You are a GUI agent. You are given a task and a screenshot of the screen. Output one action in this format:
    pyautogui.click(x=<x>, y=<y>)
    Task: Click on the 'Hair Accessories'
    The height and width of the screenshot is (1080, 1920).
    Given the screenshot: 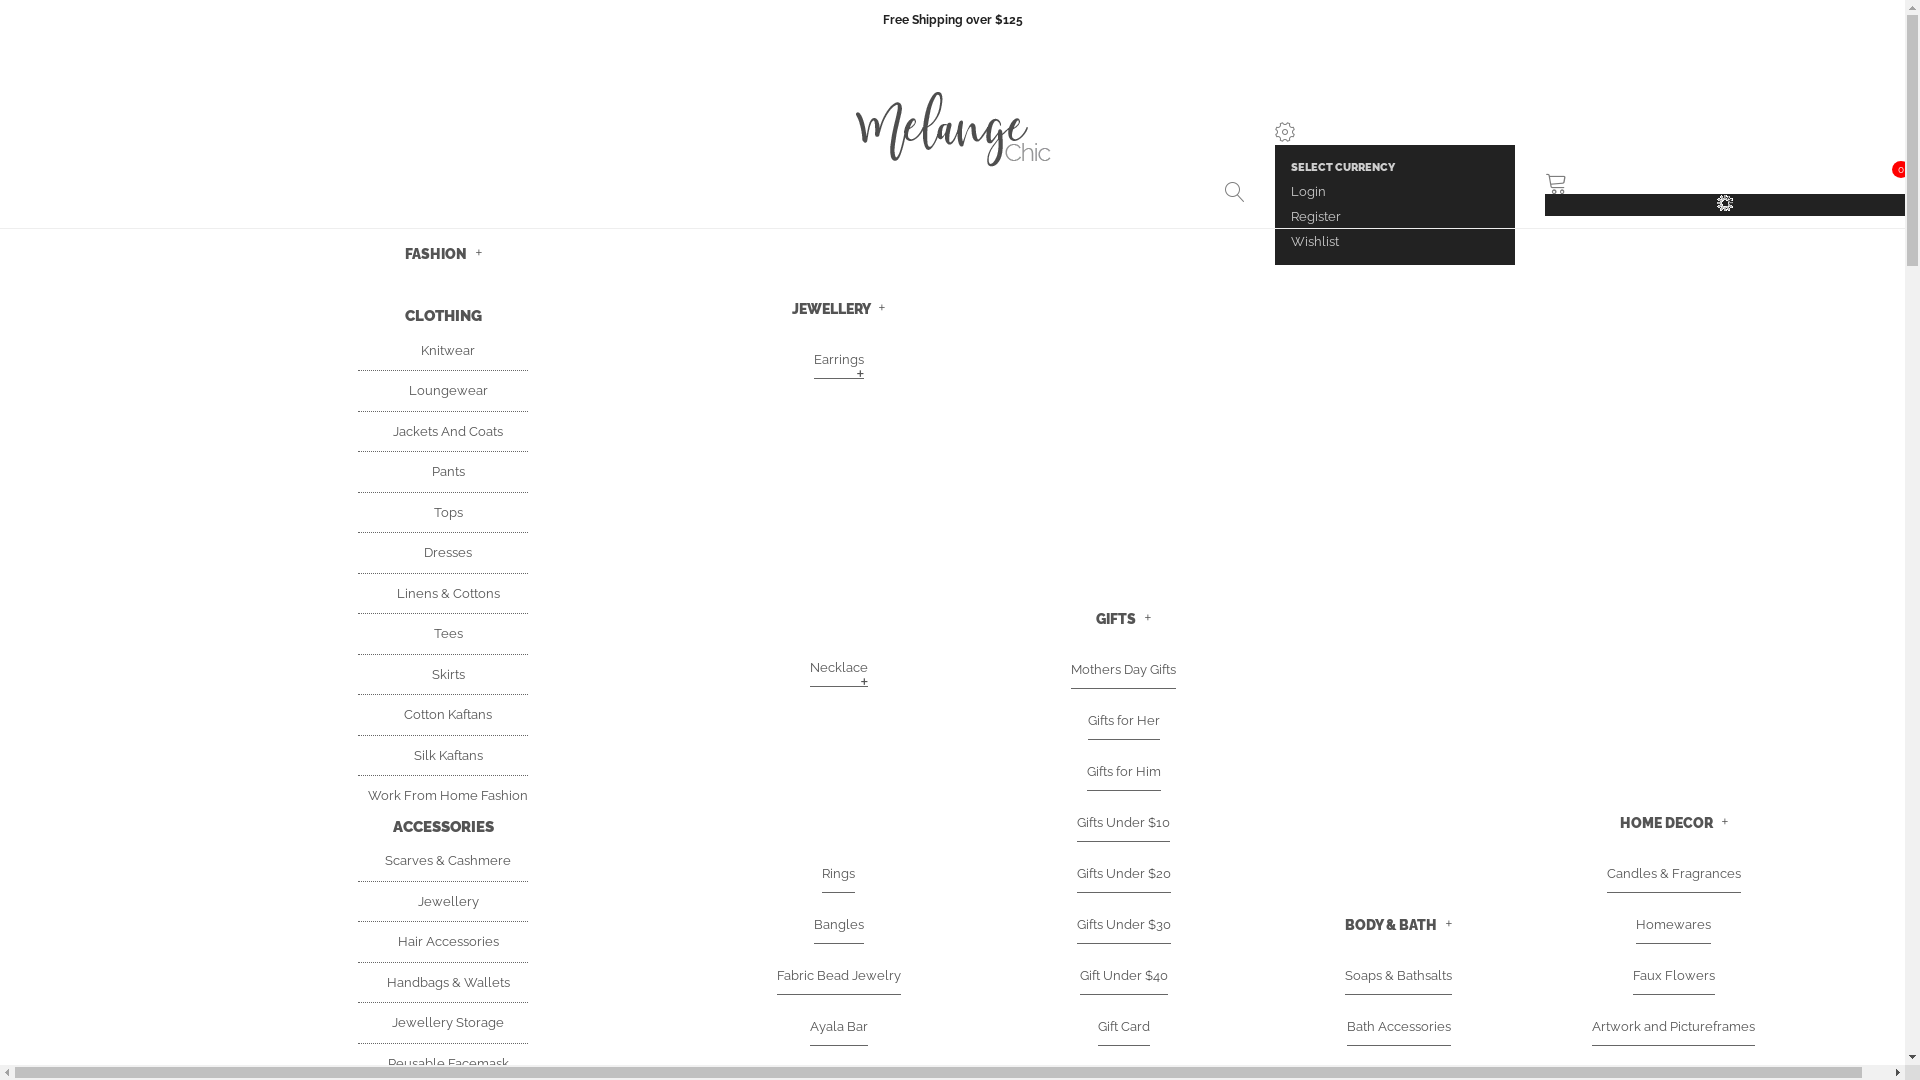 What is the action you would take?
    pyautogui.click(x=442, y=941)
    